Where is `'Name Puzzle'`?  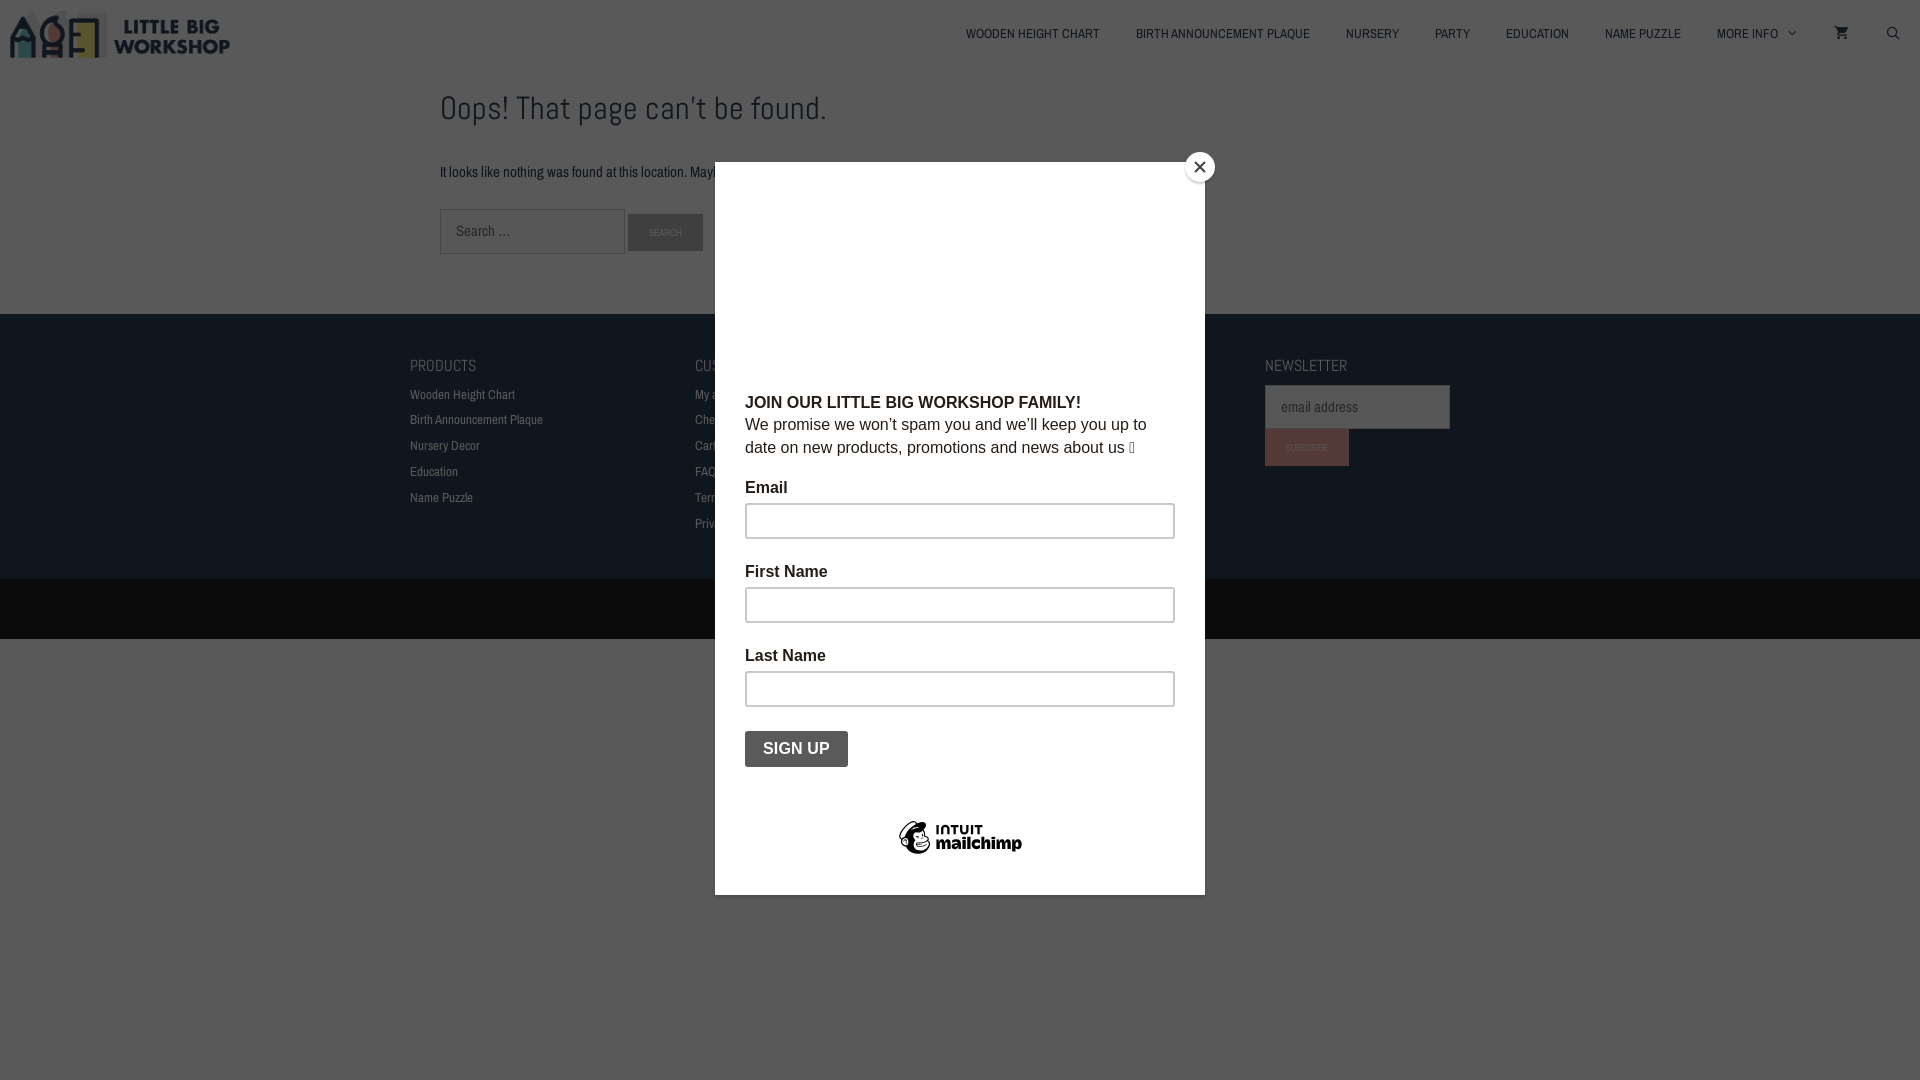
'Name Puzzle' is located at coordinates (440, 496).